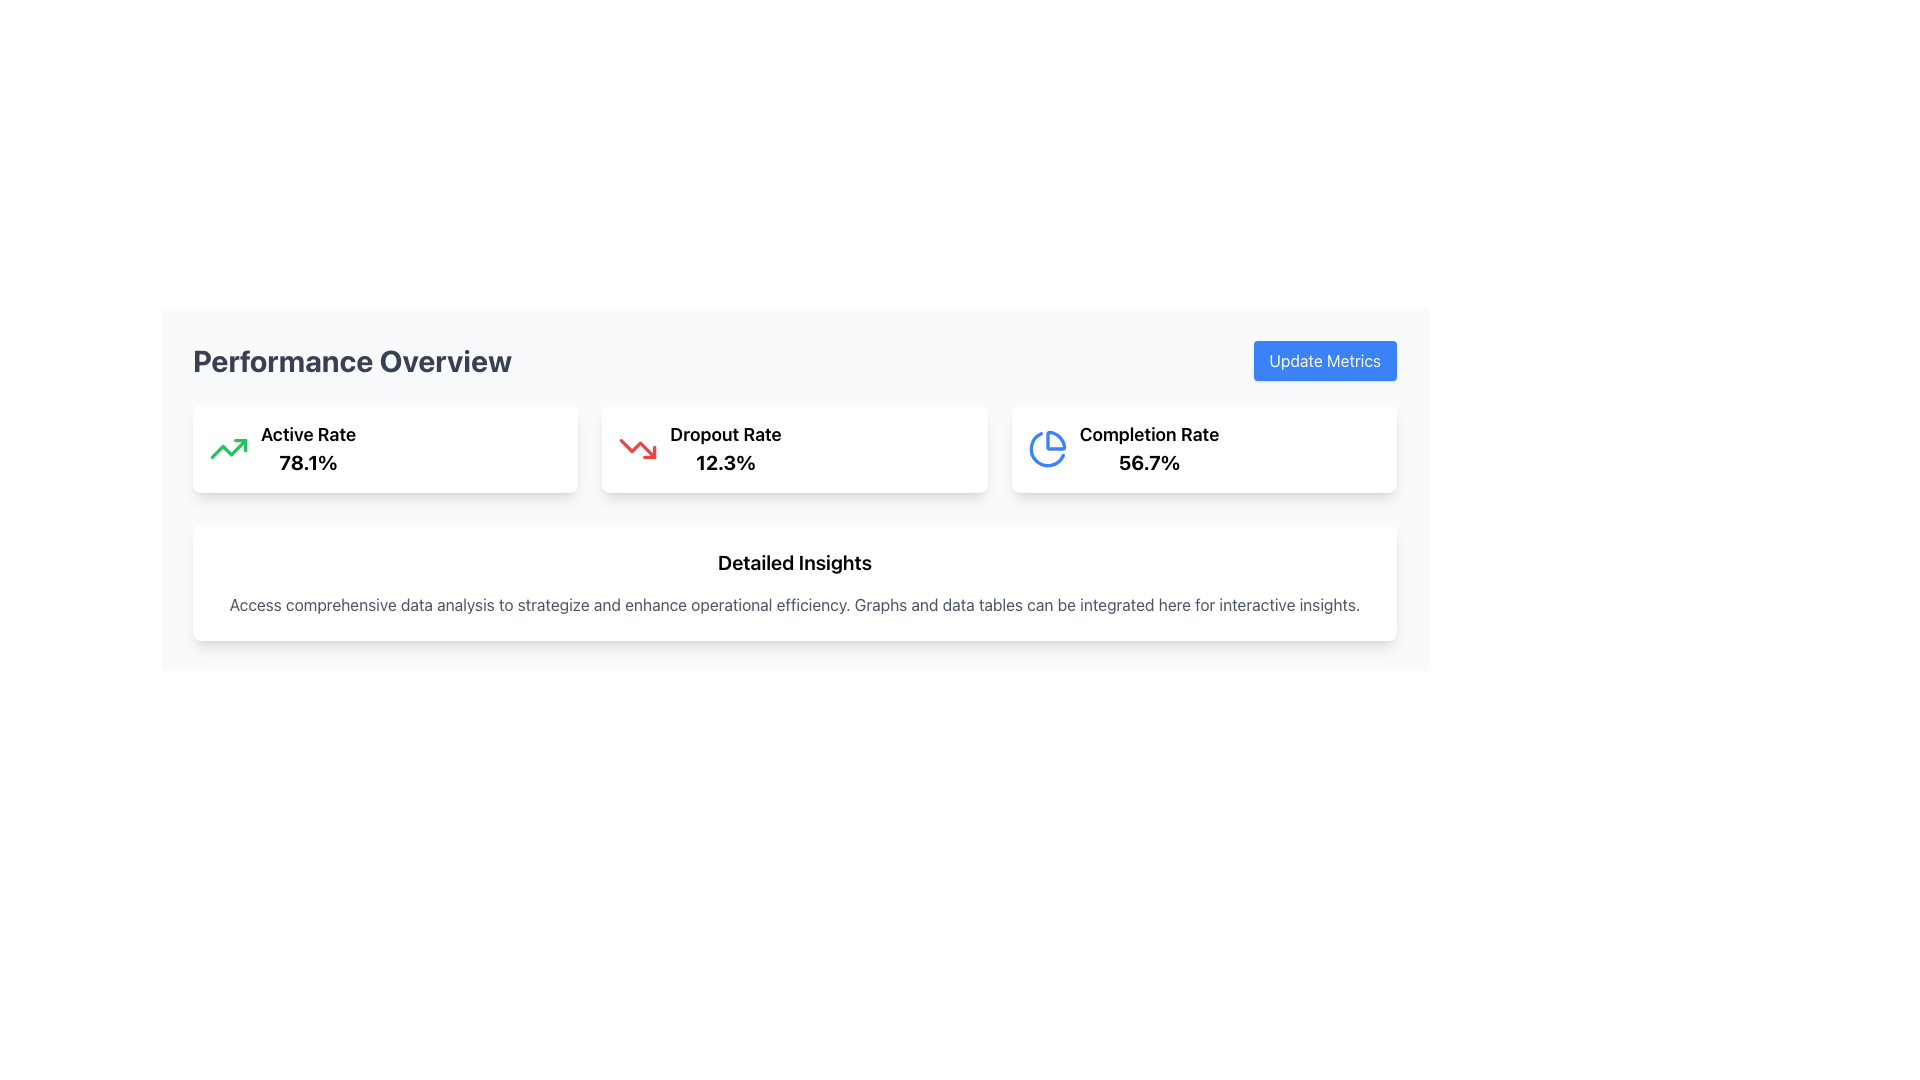  What do you see at coordinates (1123, 447) in the screenshot?
I see `the 'Completion Rate' information display card located at the rightmost position under the 'Performance Overview' heading if it is interactive` at bounding box center [1123, 447].